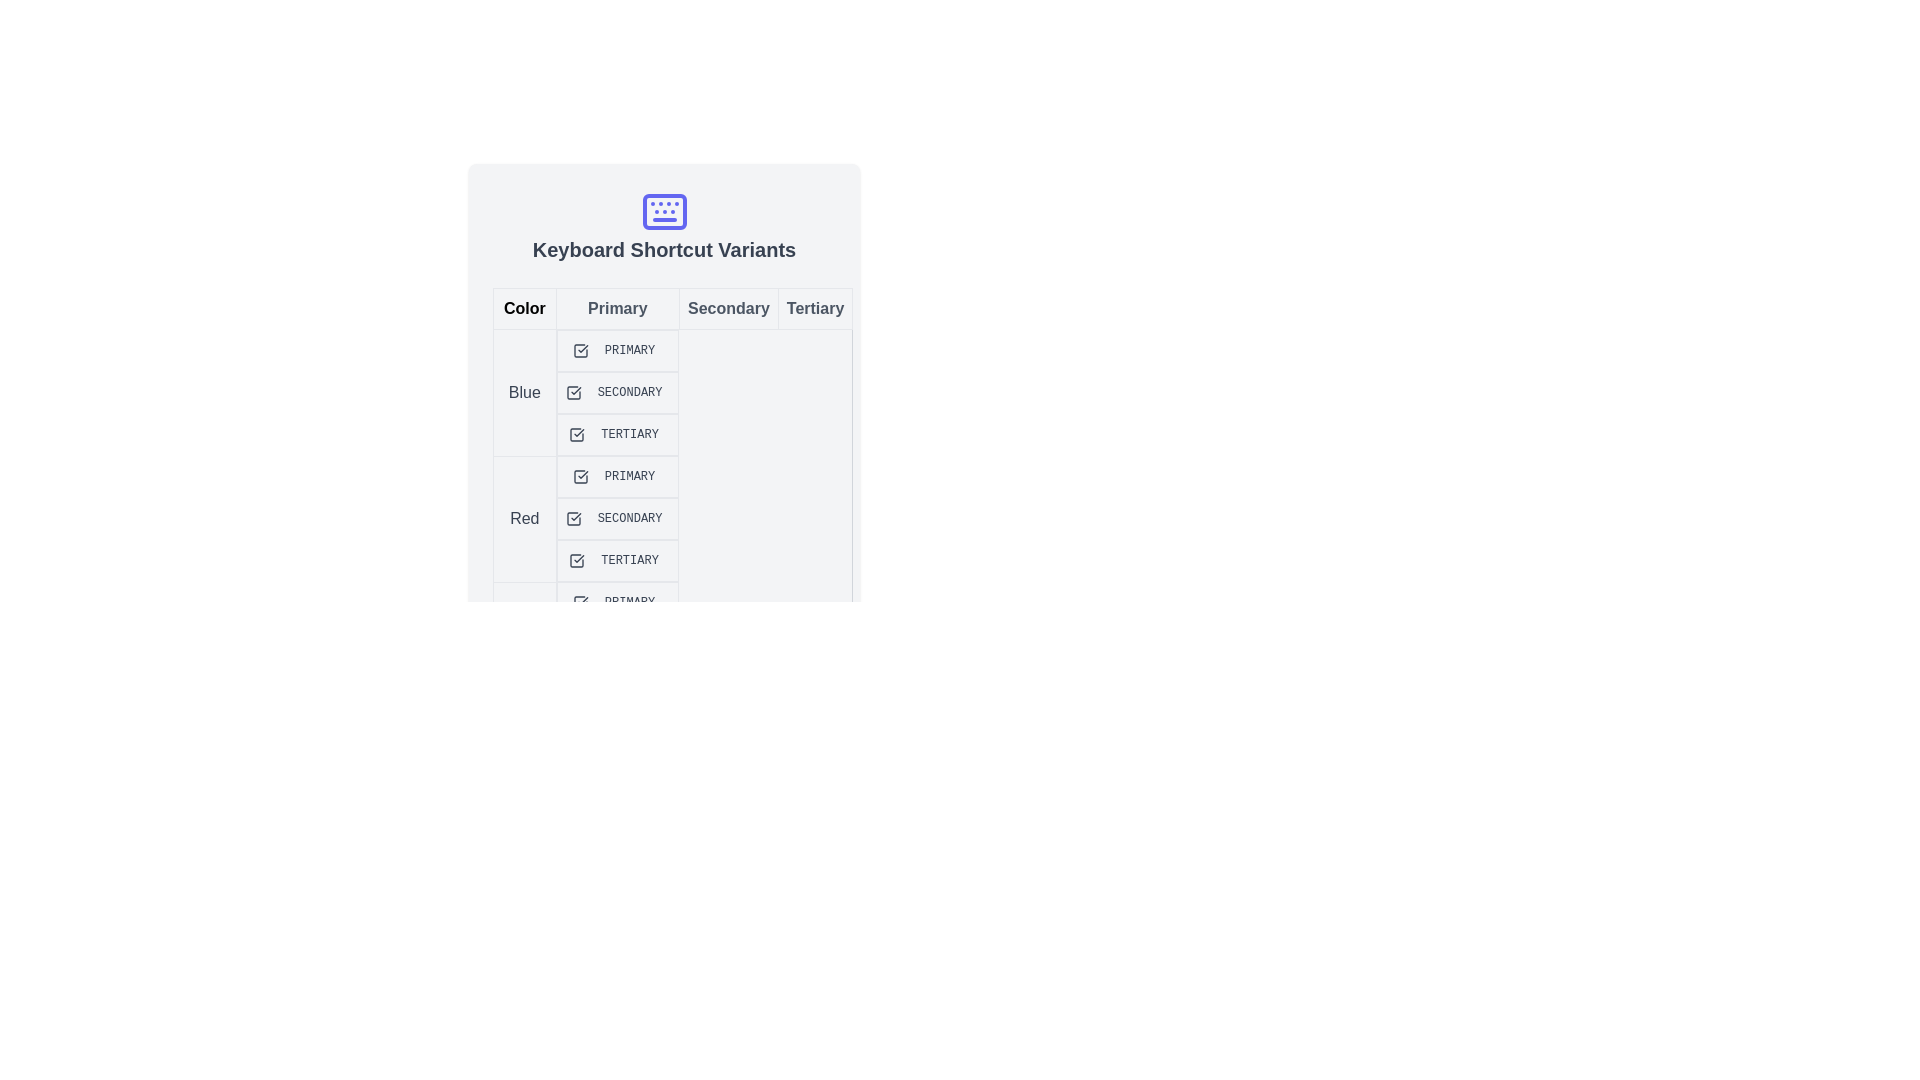 This screenshot has width=1920, height=1080. What do you see at coordinates (664, 212) in the screenshot?
I see `the keyboard shortcut icon located above the 'Keyboard Shortcut Variants' text, which serves as a visual header for the section` at bounding box center [664, 212].